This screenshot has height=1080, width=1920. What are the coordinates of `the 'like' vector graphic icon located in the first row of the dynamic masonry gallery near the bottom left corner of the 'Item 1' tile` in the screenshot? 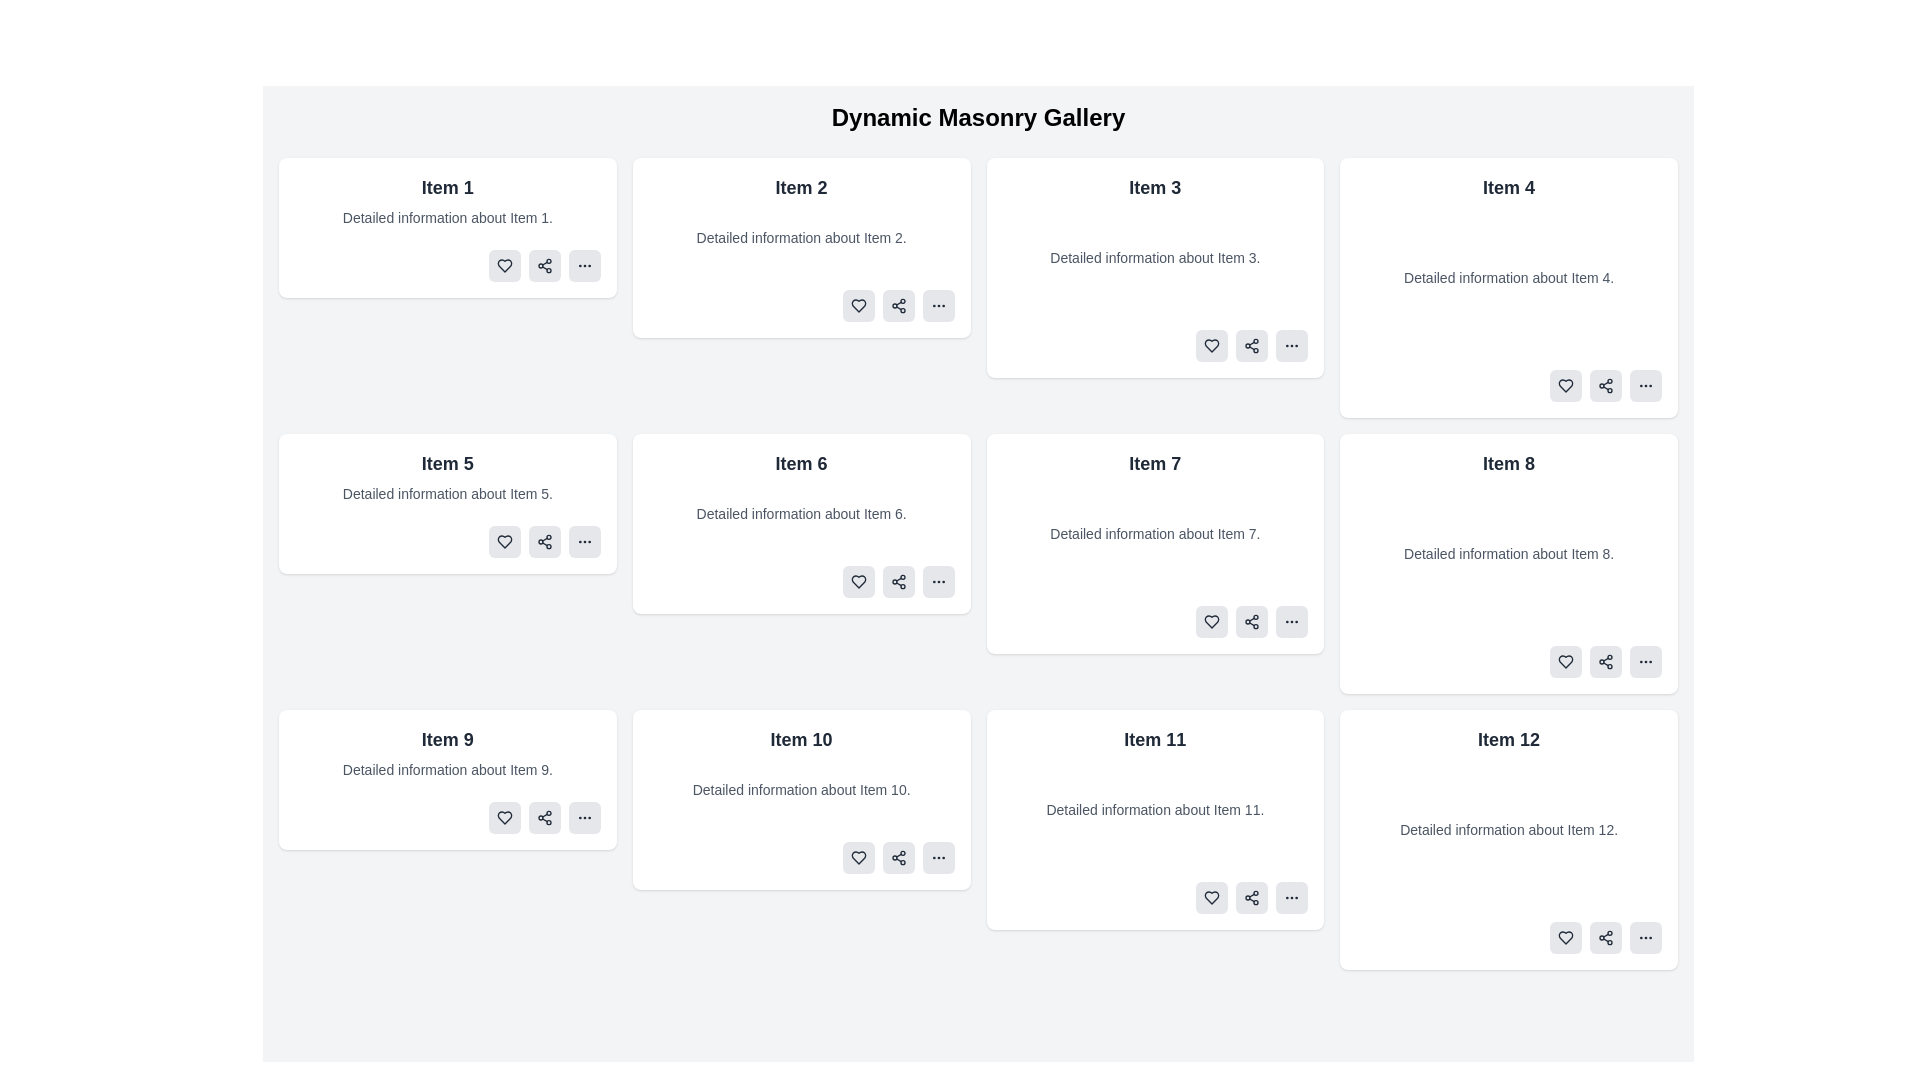 It's located at (504, 265).